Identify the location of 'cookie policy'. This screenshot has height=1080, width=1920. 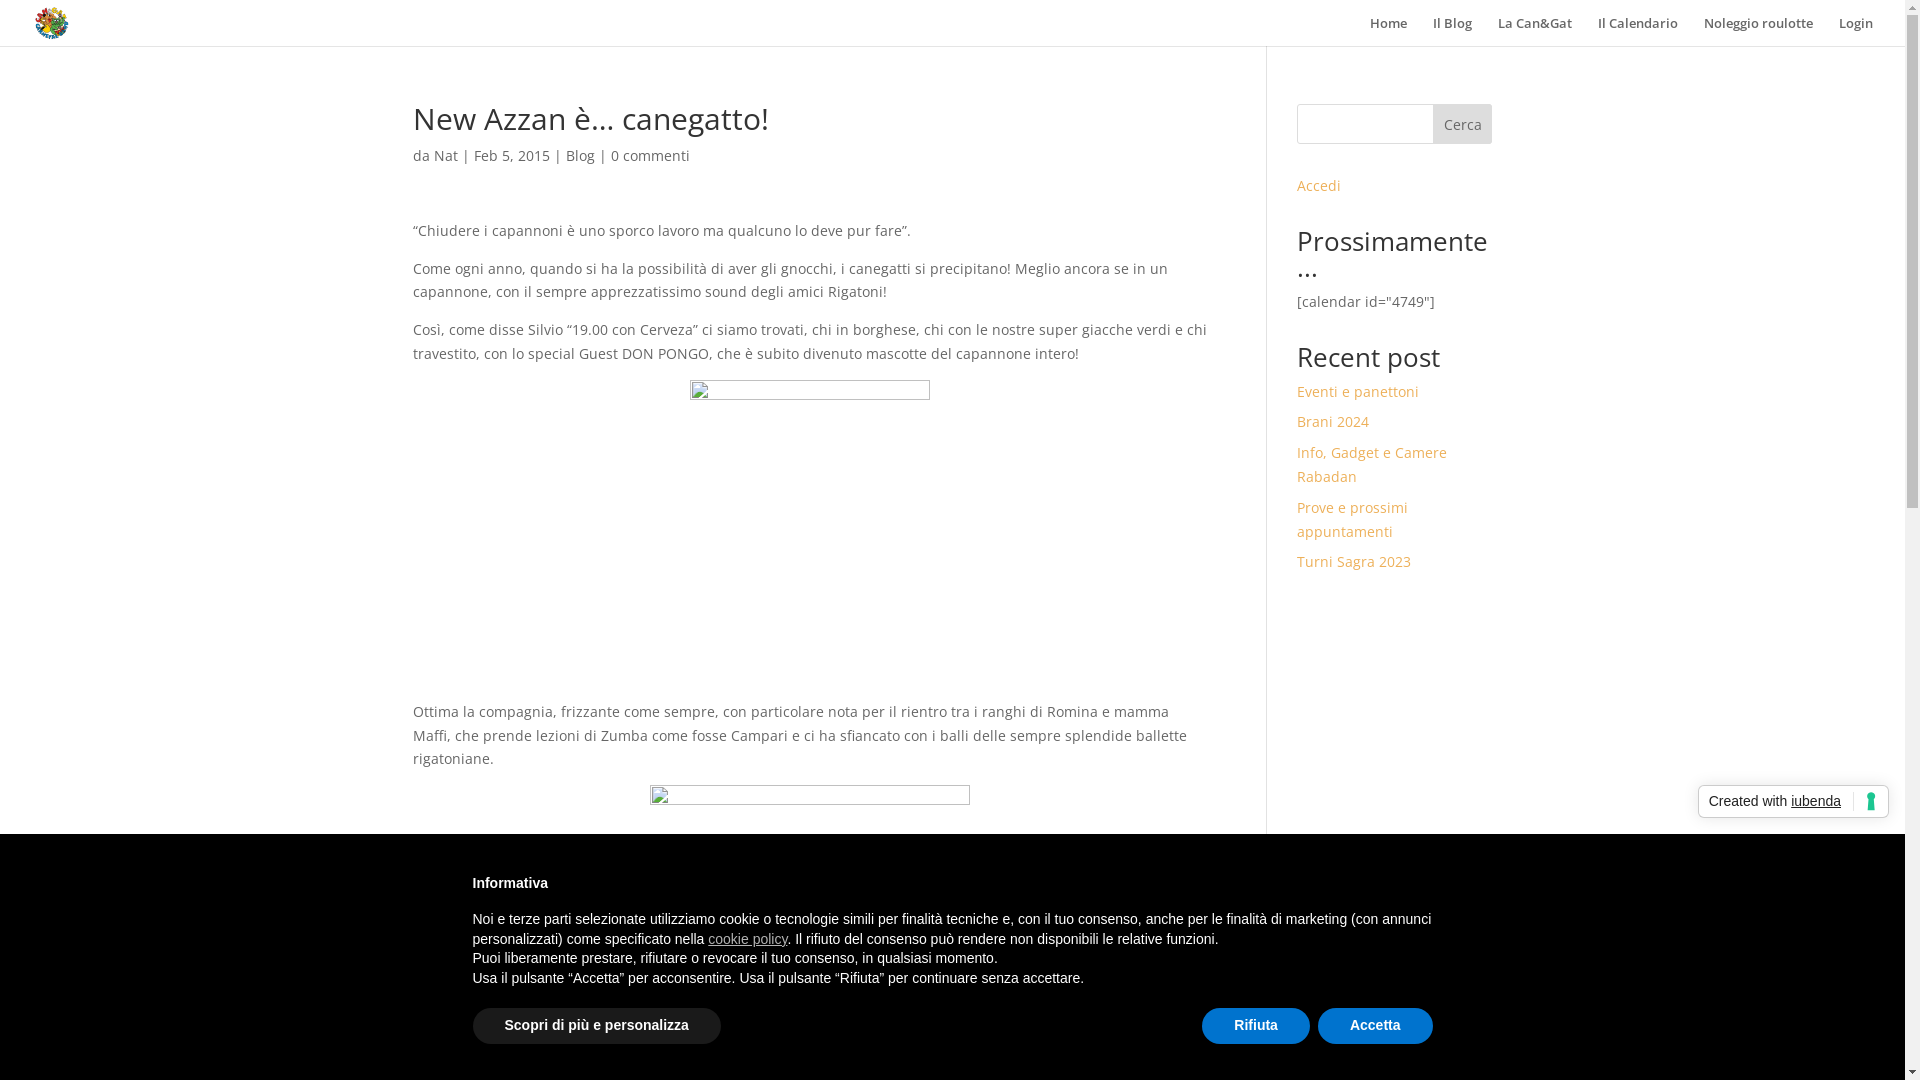
(746, 938).